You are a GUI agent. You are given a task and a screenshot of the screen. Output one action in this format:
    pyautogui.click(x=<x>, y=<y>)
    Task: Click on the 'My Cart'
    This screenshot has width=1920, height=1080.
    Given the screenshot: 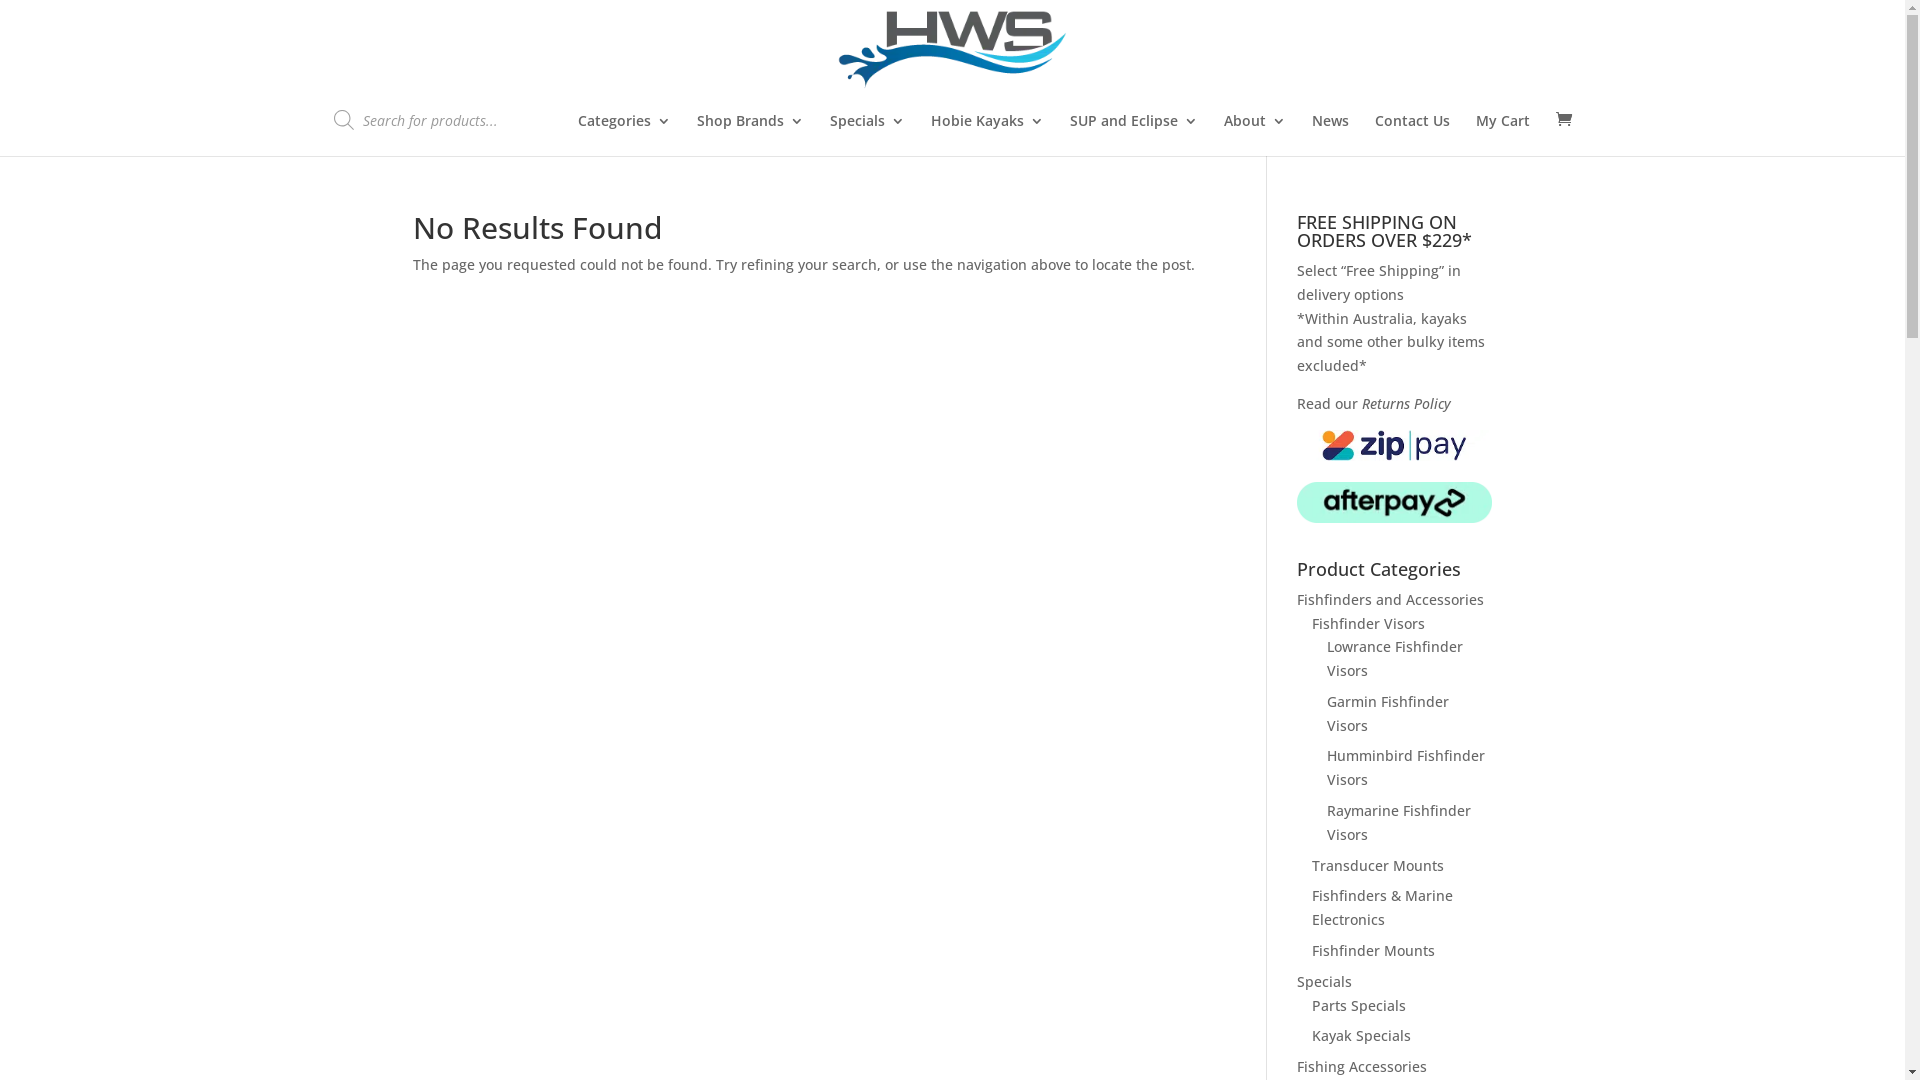 What is the action you would take?
    pyautogui.click(x=1502, y=135)
    